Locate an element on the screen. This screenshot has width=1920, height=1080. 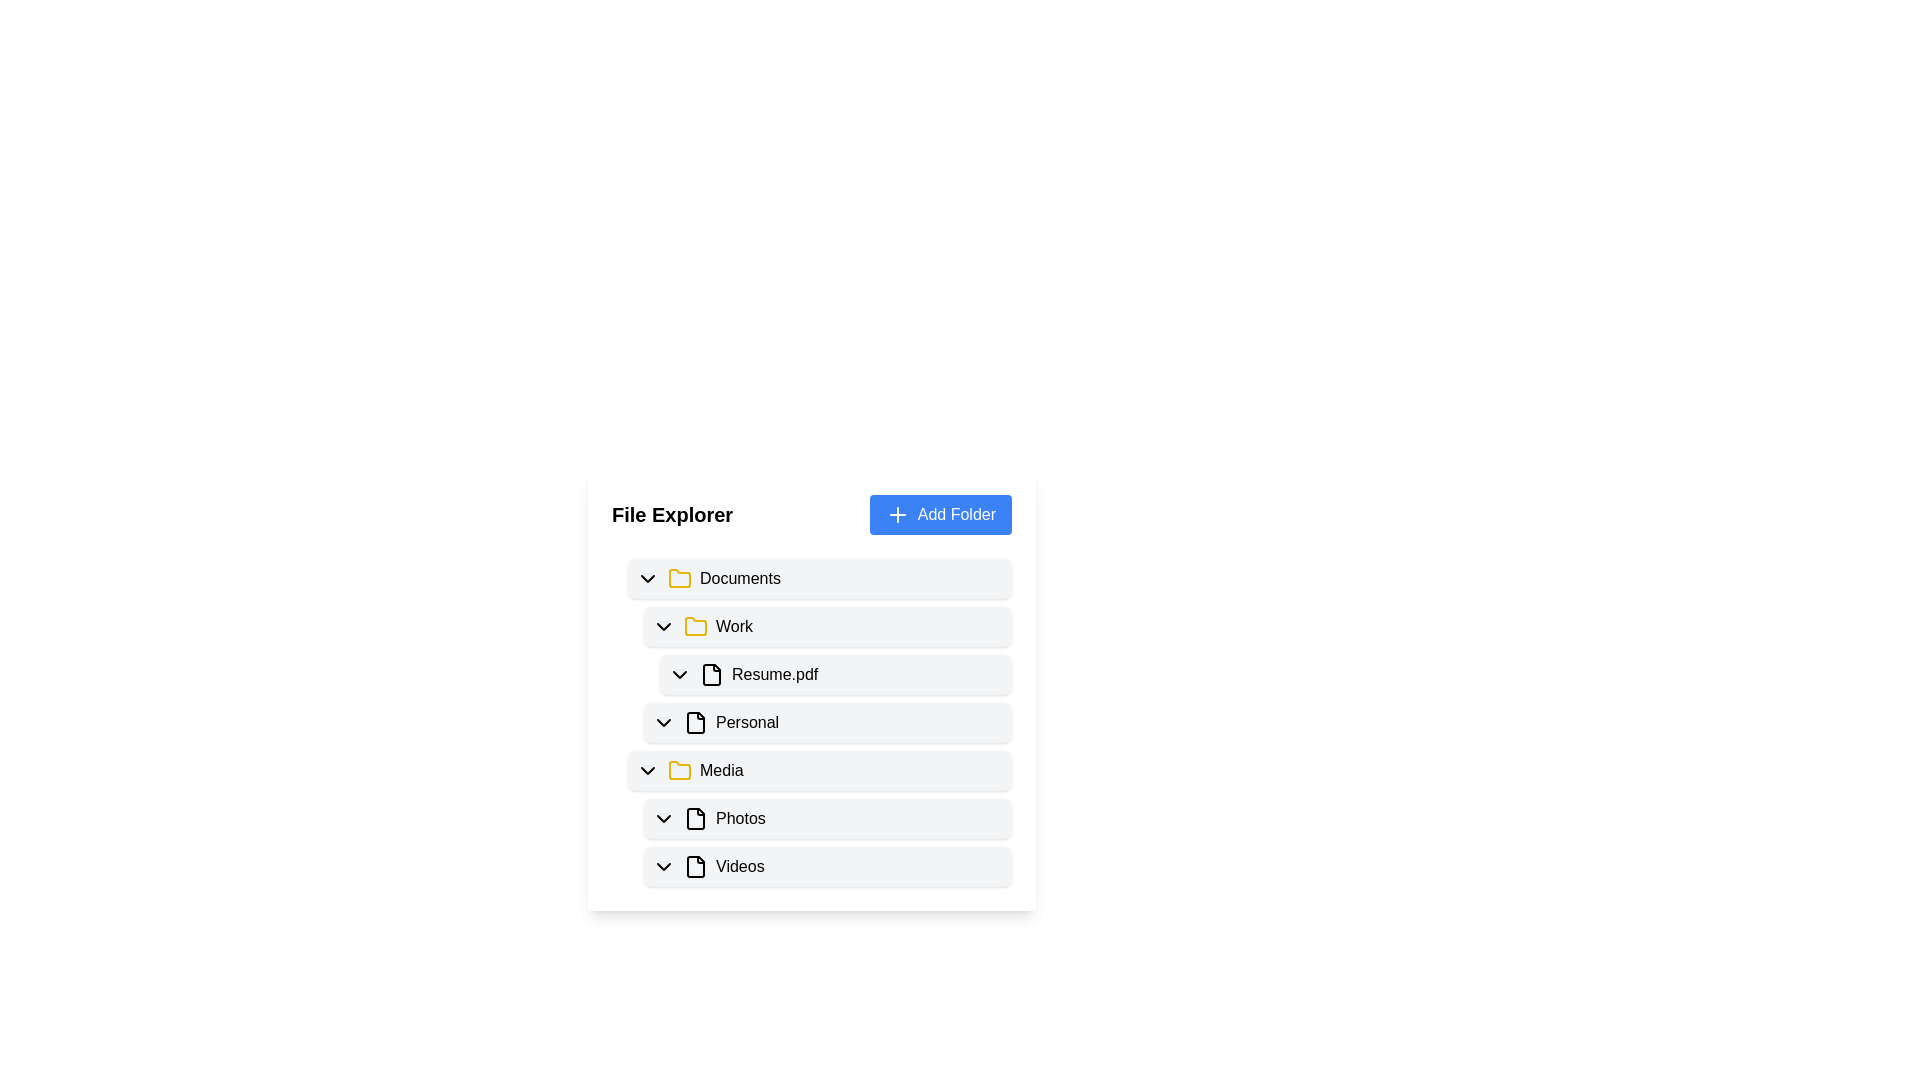
the chevron-down icon located to the left of the 'Media' label to trigger any hover effects is located at coordinates (648, 770).